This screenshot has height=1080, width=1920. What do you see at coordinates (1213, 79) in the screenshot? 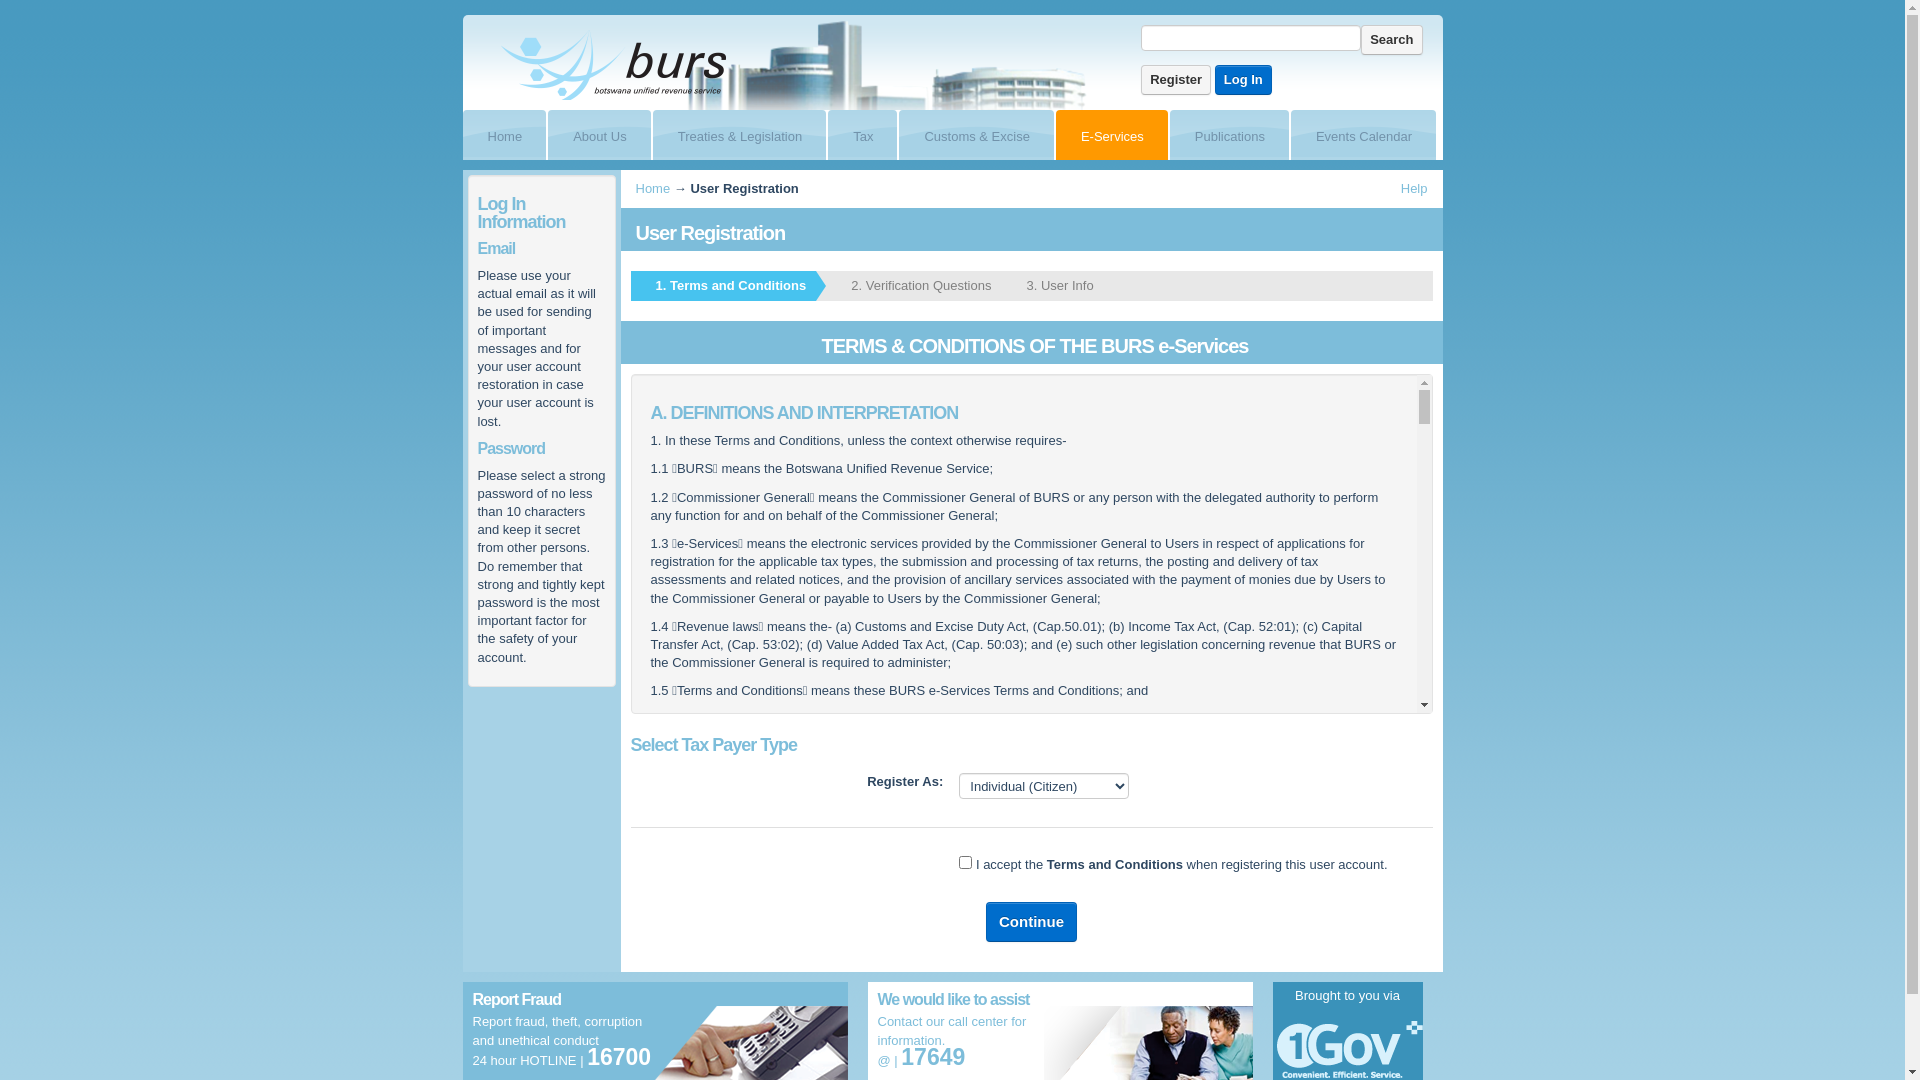
I see `'Log In'` at bounding box center [1213, 79].